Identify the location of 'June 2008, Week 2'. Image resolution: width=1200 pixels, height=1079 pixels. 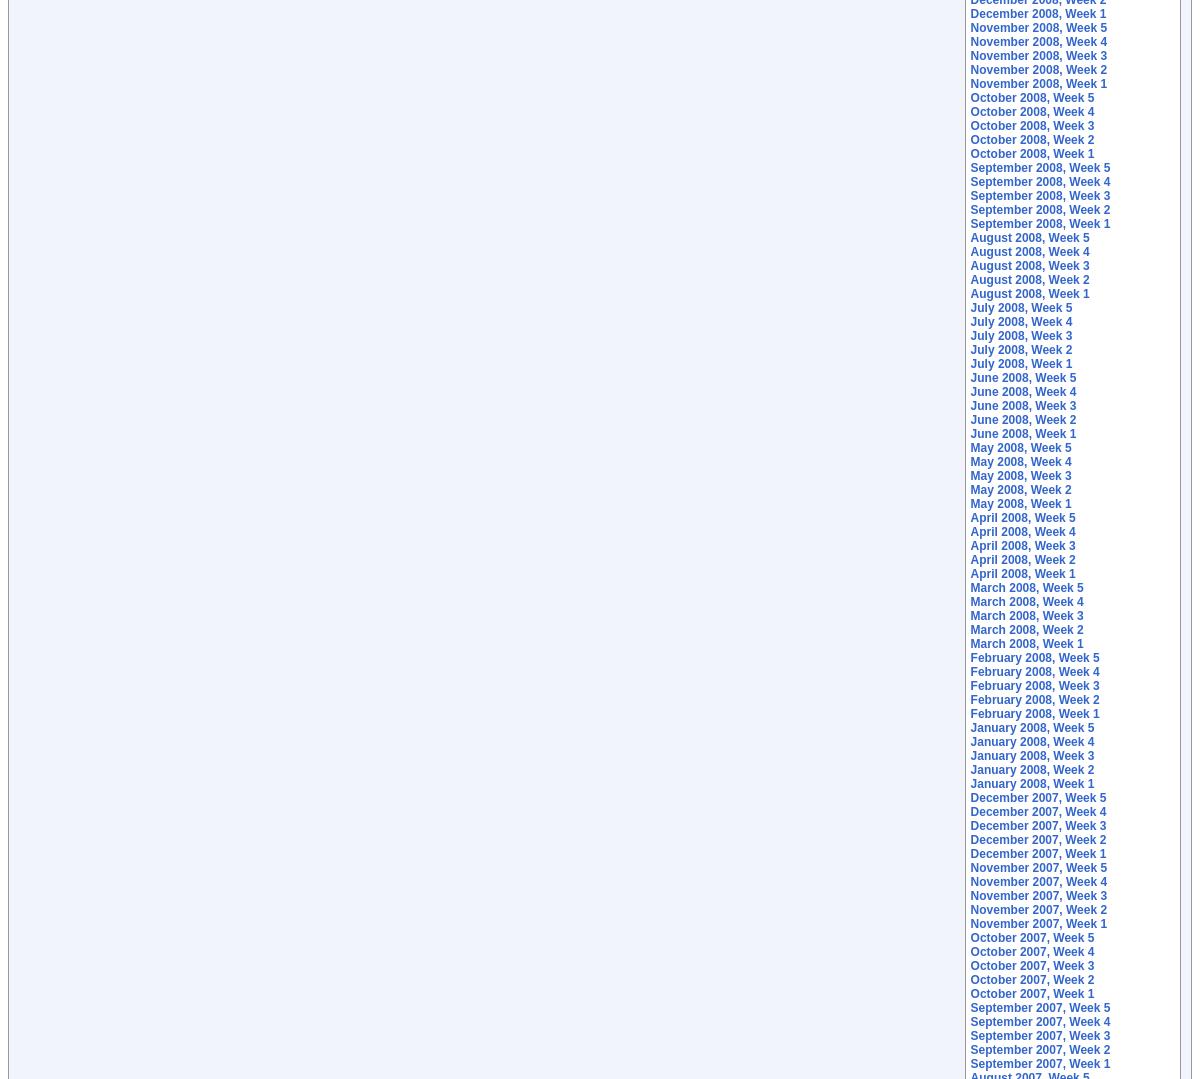
(1023, 419).